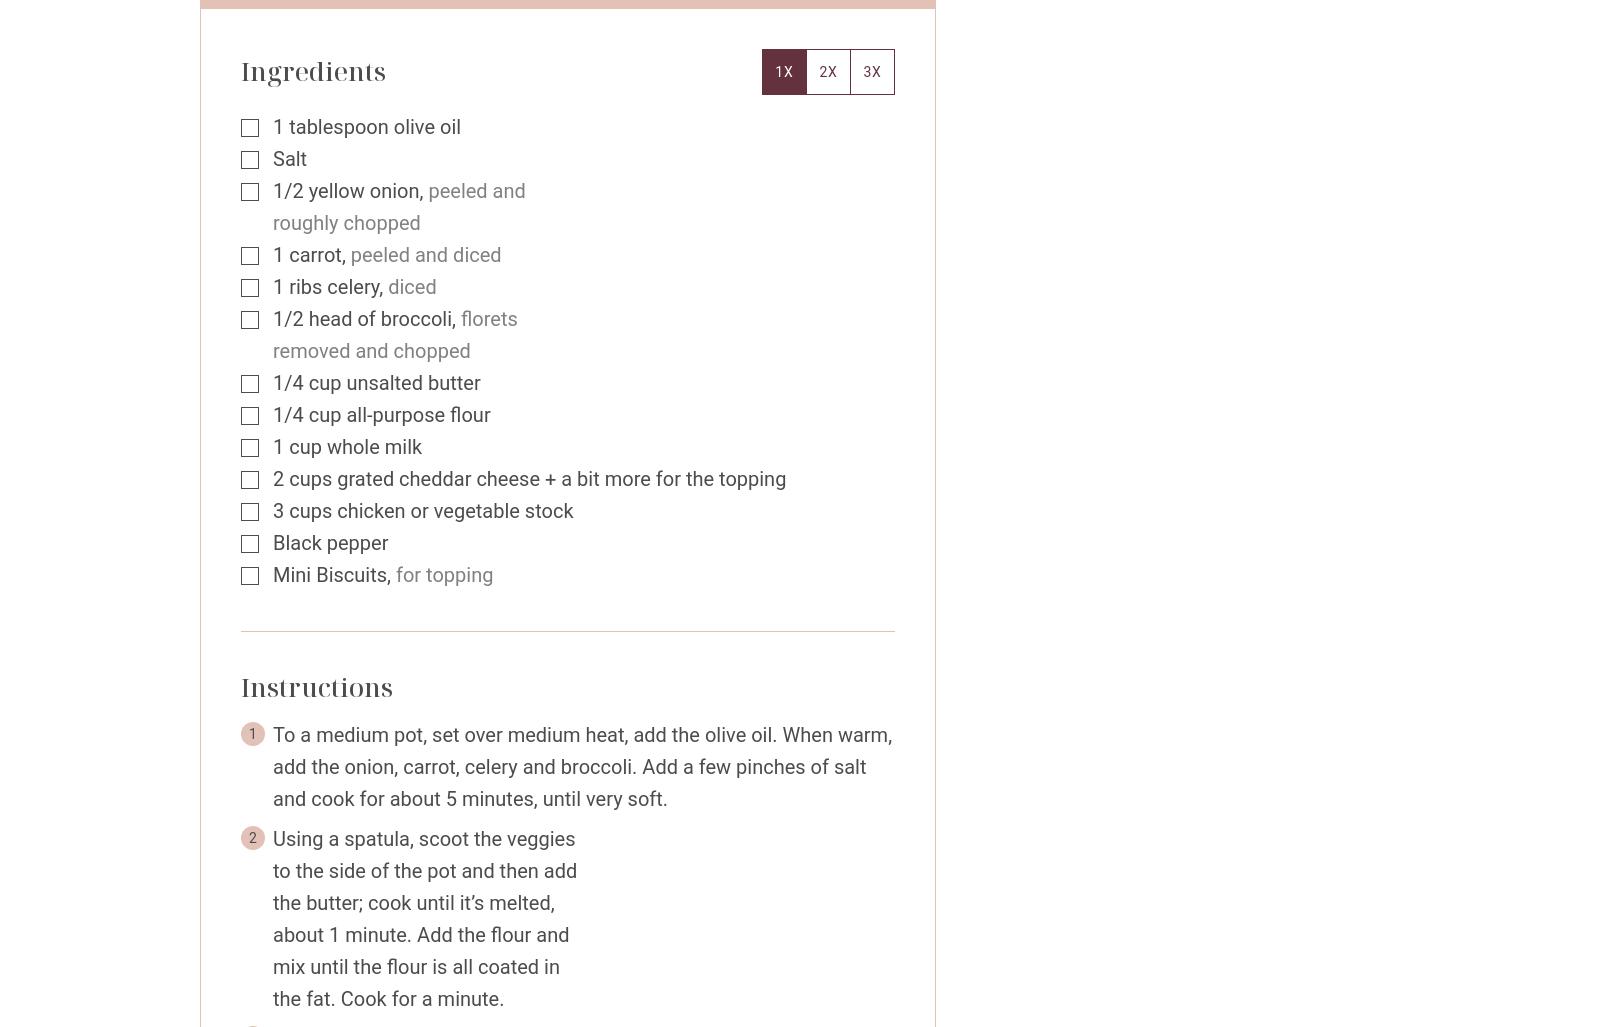  I want to click on 'Instructions', so click(320, 686).